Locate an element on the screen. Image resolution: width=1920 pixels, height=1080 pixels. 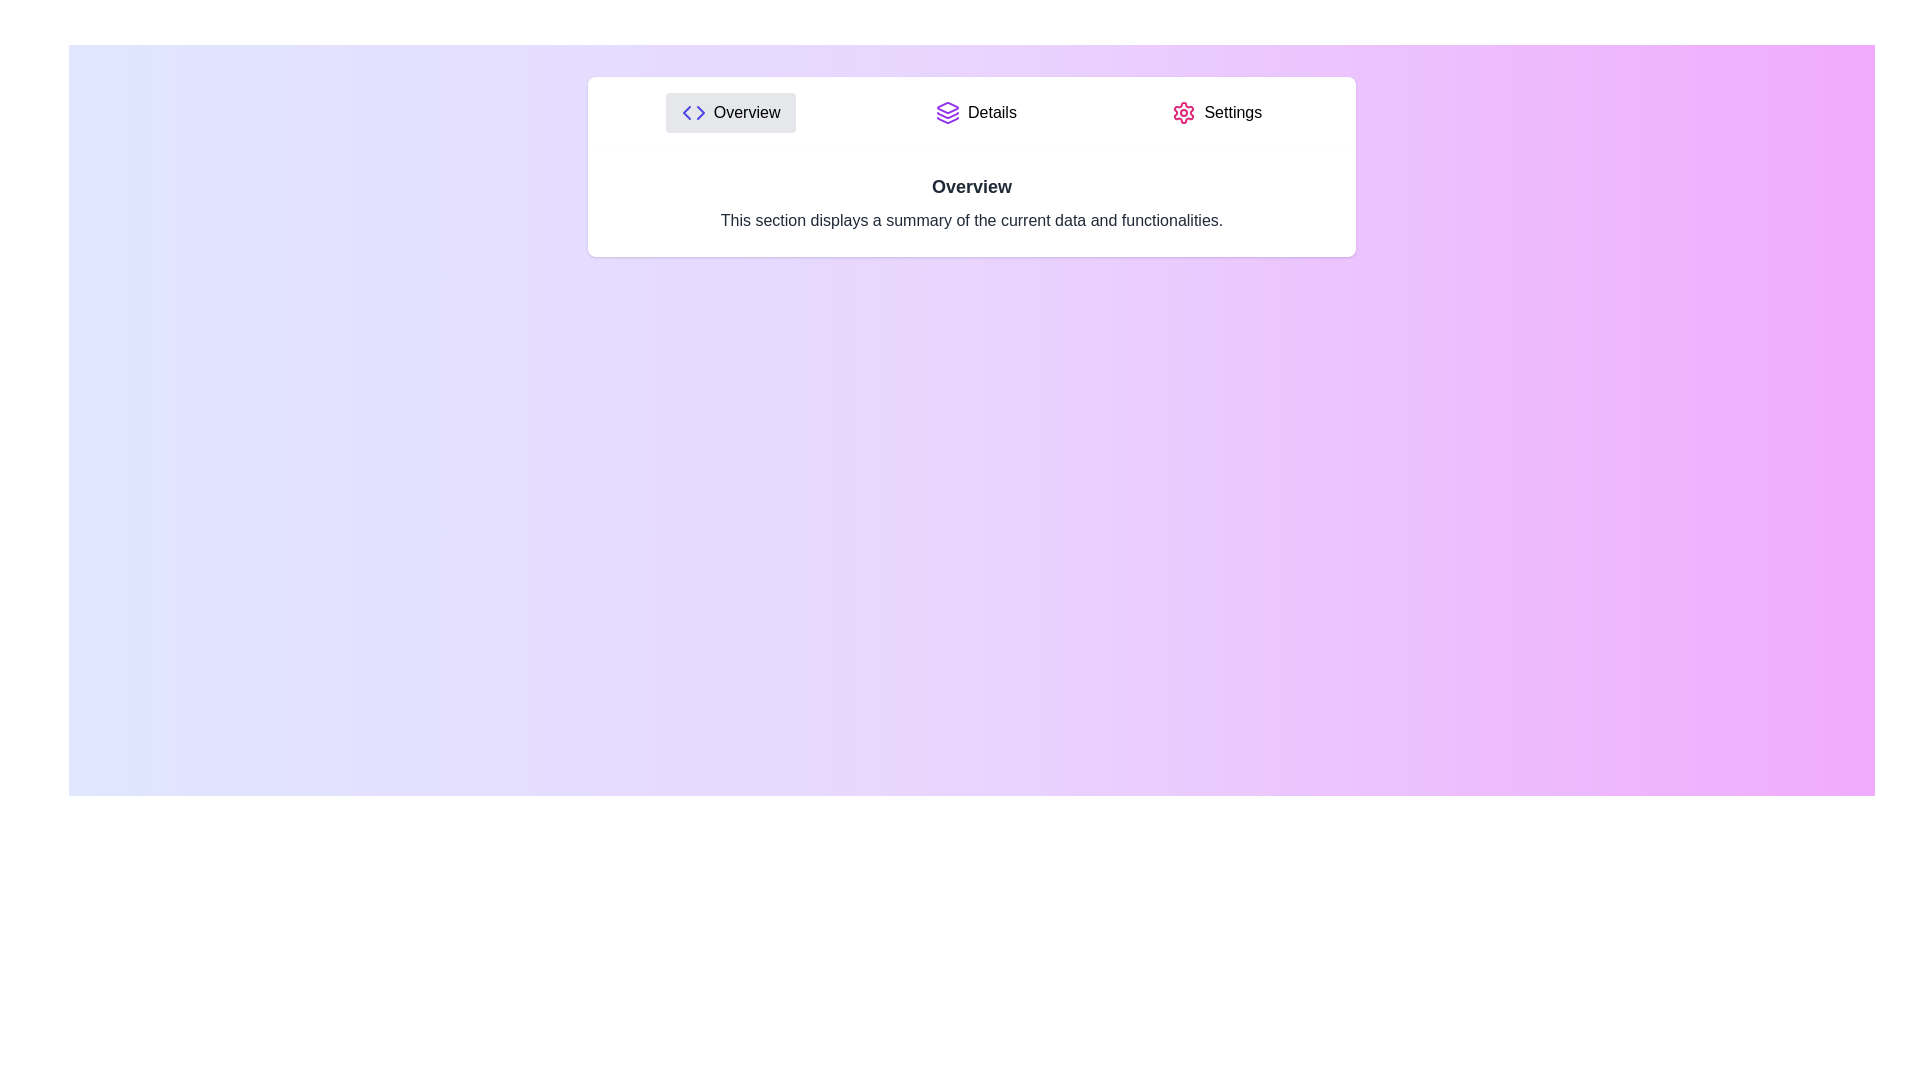
the 'Details' button to interact with the purple SVG Icon located on its left side is located at coordinates (946, 112).